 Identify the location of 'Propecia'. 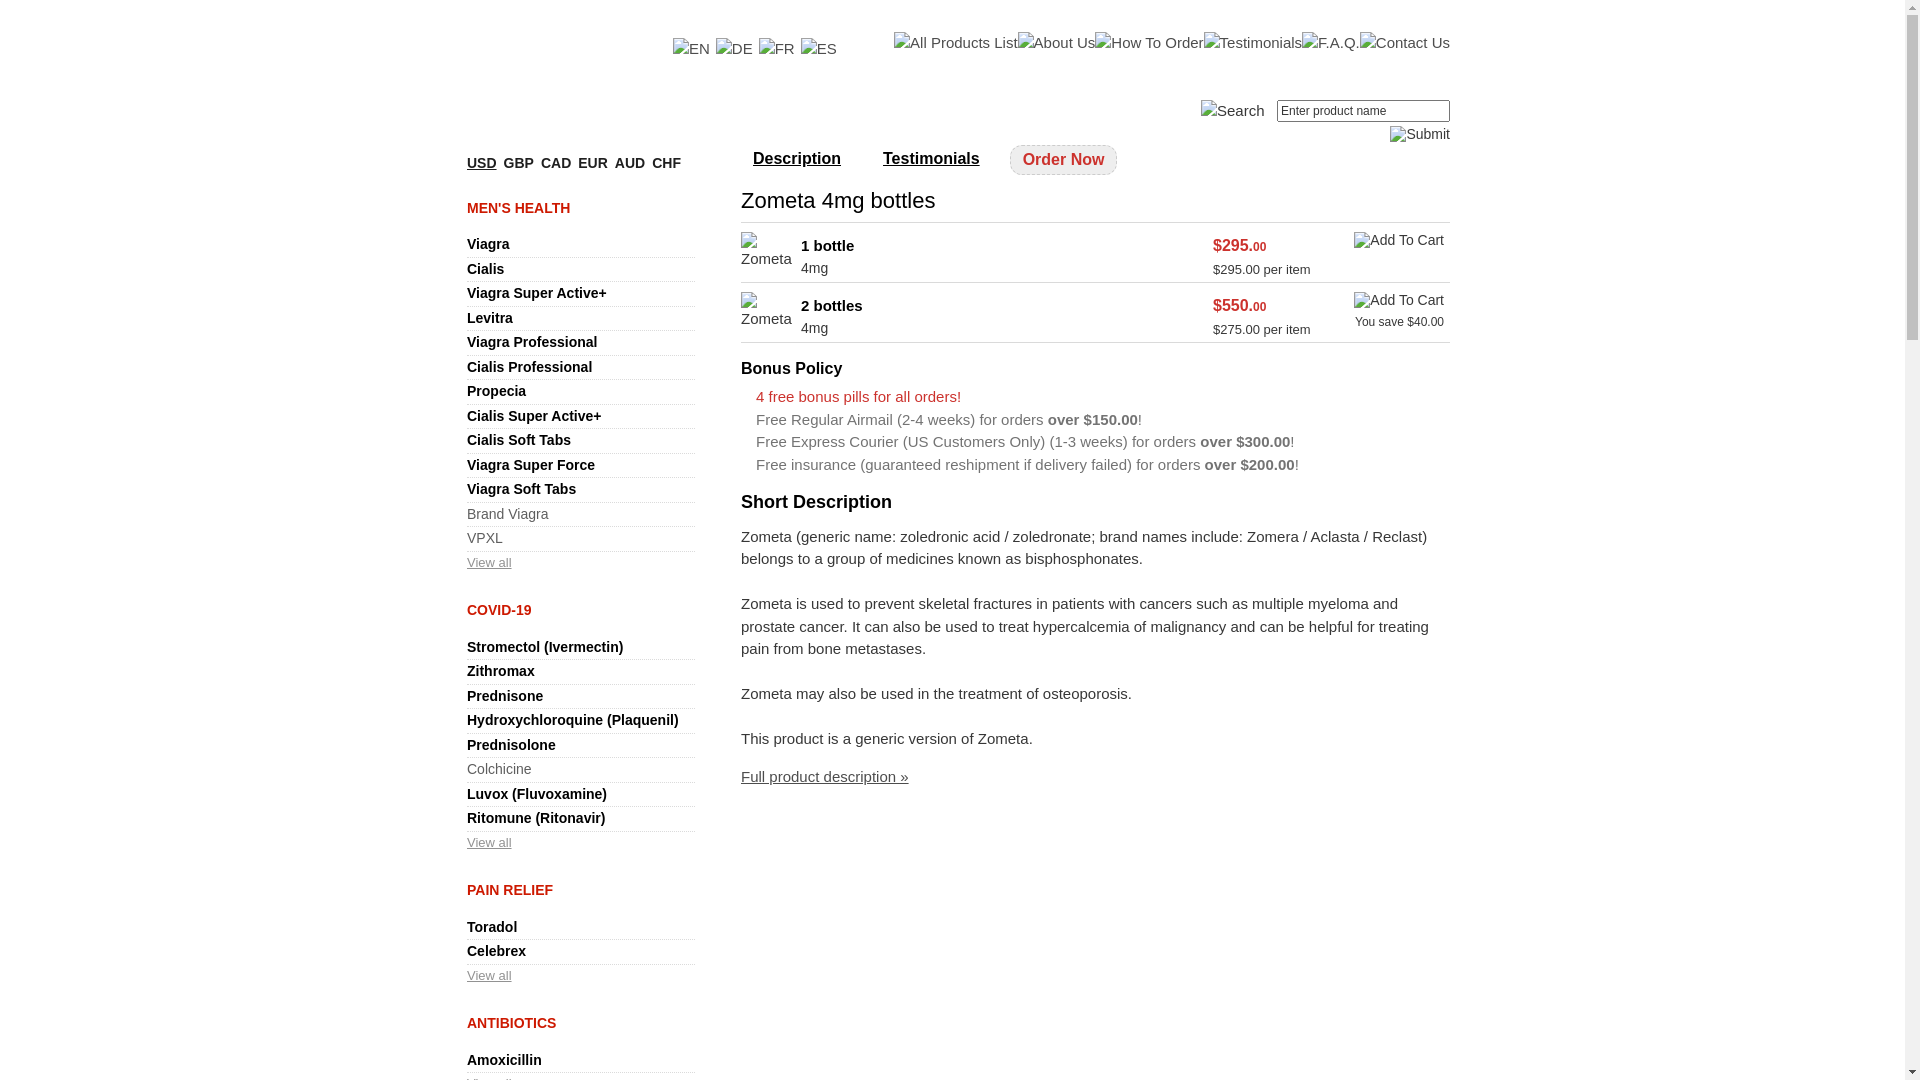
(496, 390).